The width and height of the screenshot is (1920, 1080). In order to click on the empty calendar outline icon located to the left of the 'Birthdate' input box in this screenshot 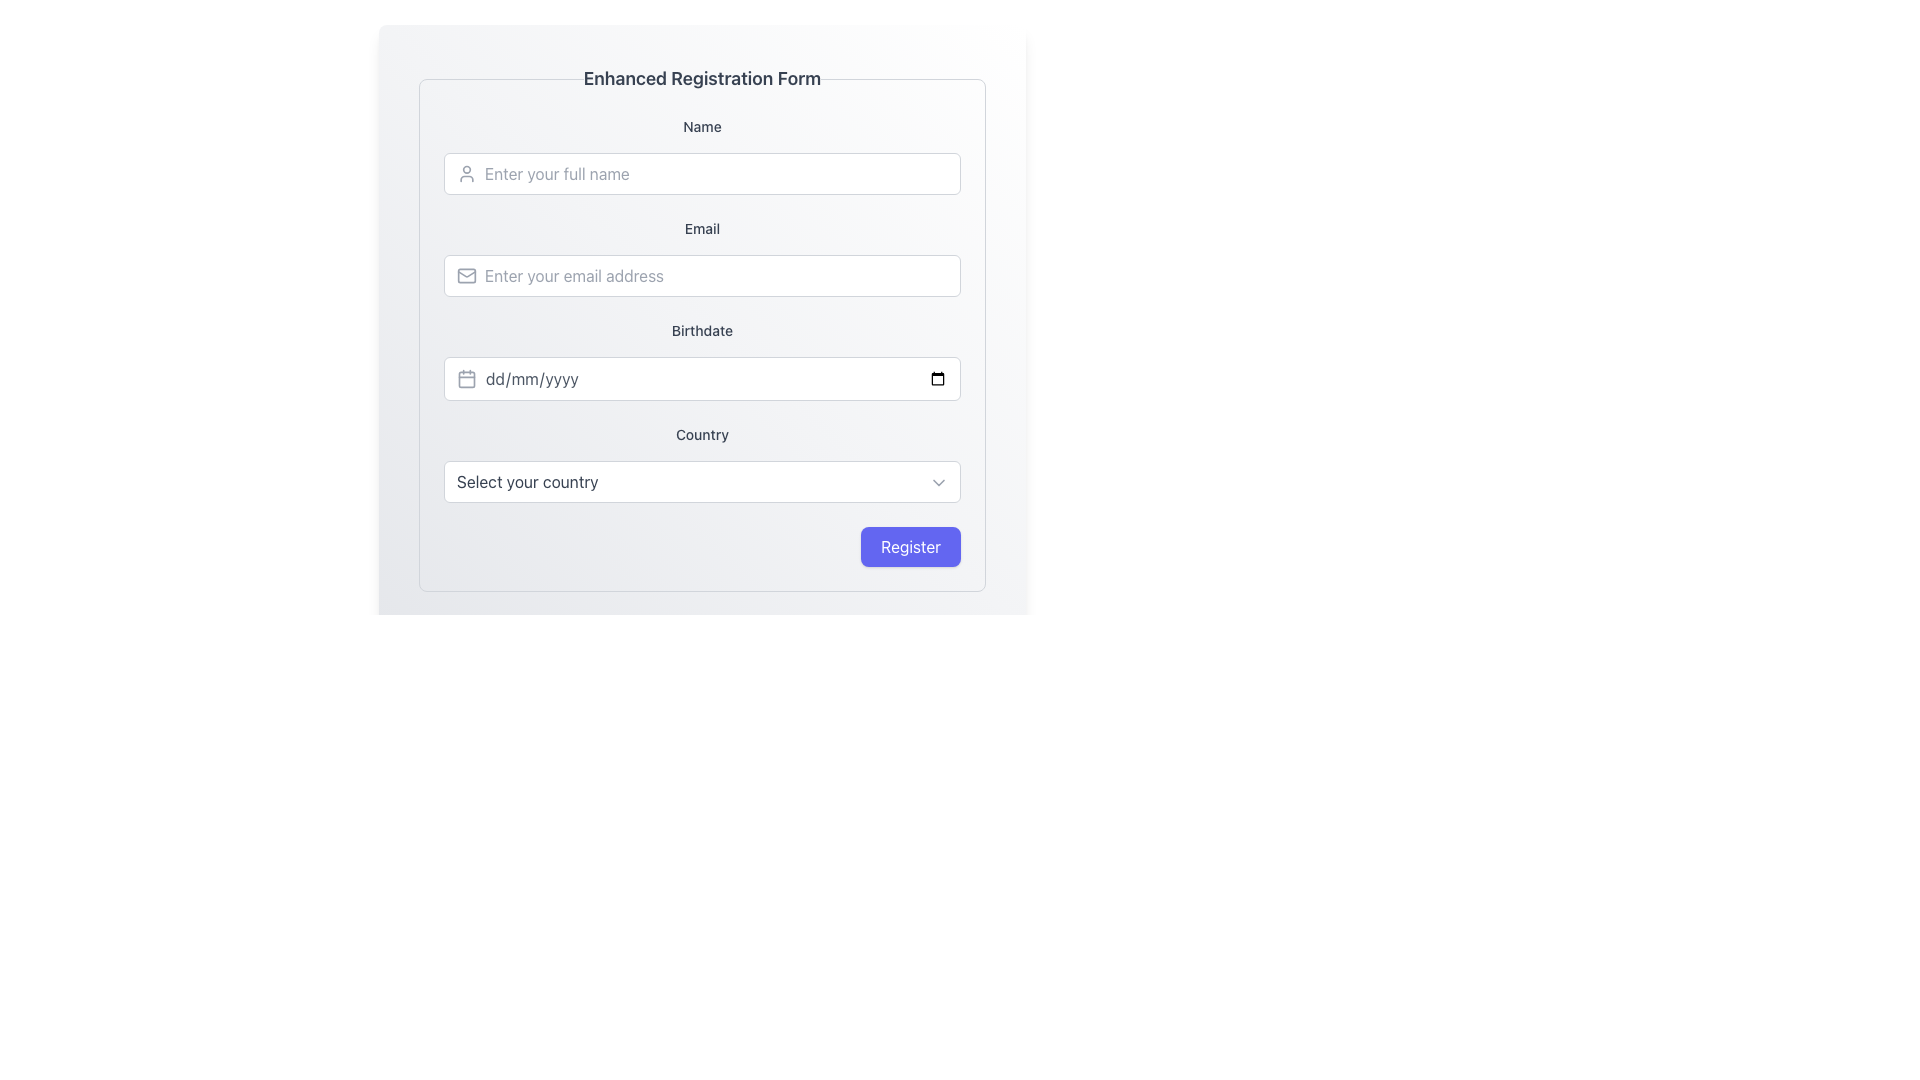, I will do `click(465, 378)`.